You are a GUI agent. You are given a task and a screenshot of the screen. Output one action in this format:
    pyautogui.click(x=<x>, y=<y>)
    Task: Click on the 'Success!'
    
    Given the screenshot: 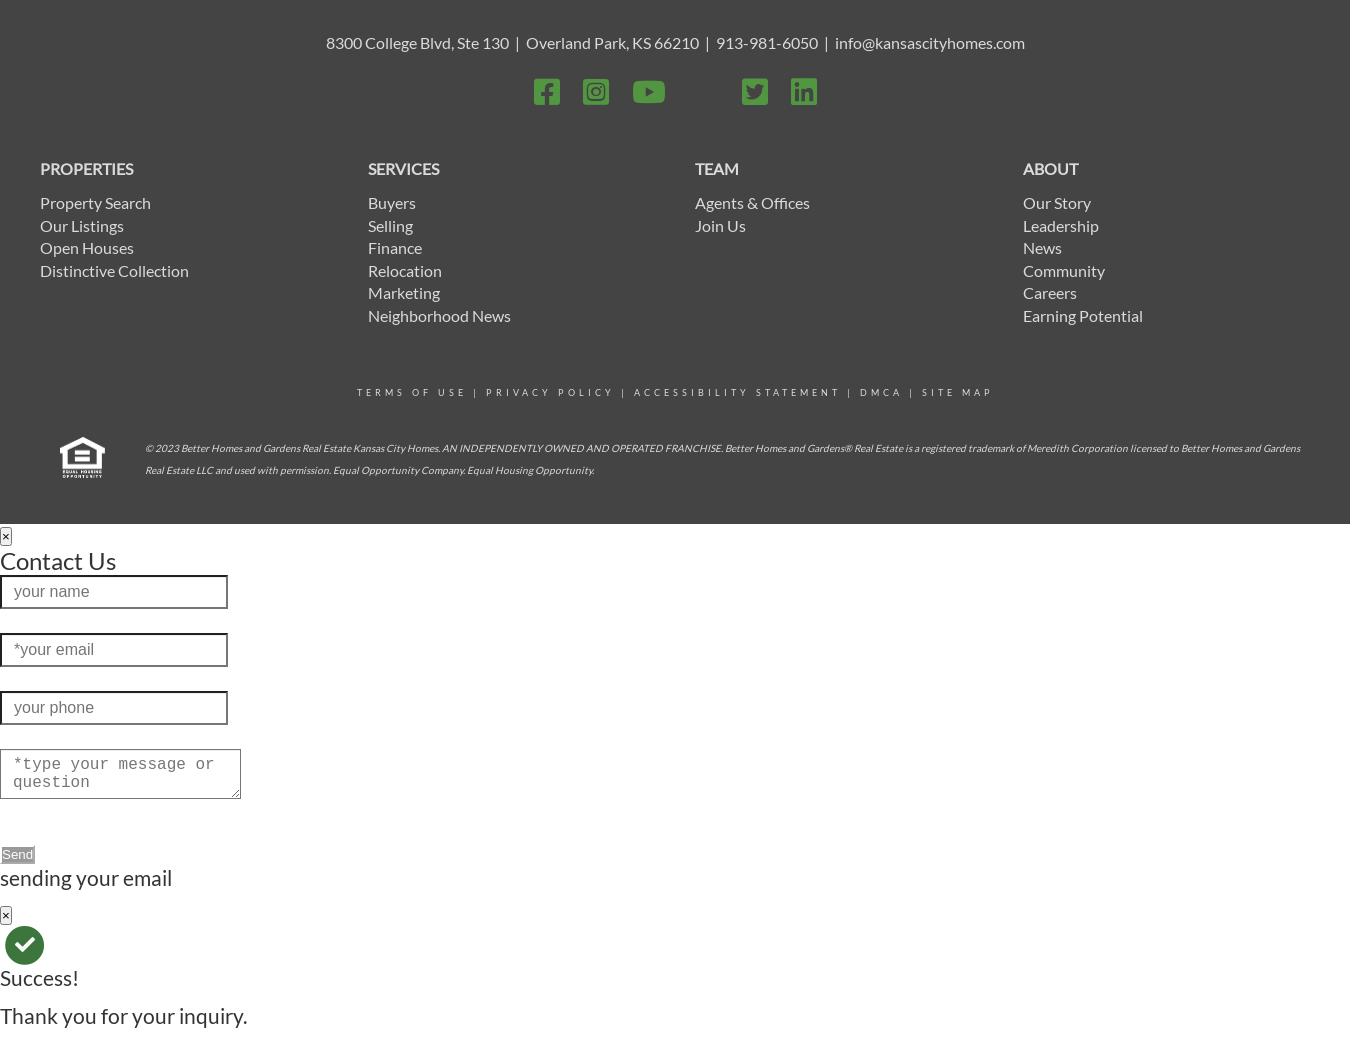 What is the action you would take?
    pyautogui.click(x=39, y=976)
    